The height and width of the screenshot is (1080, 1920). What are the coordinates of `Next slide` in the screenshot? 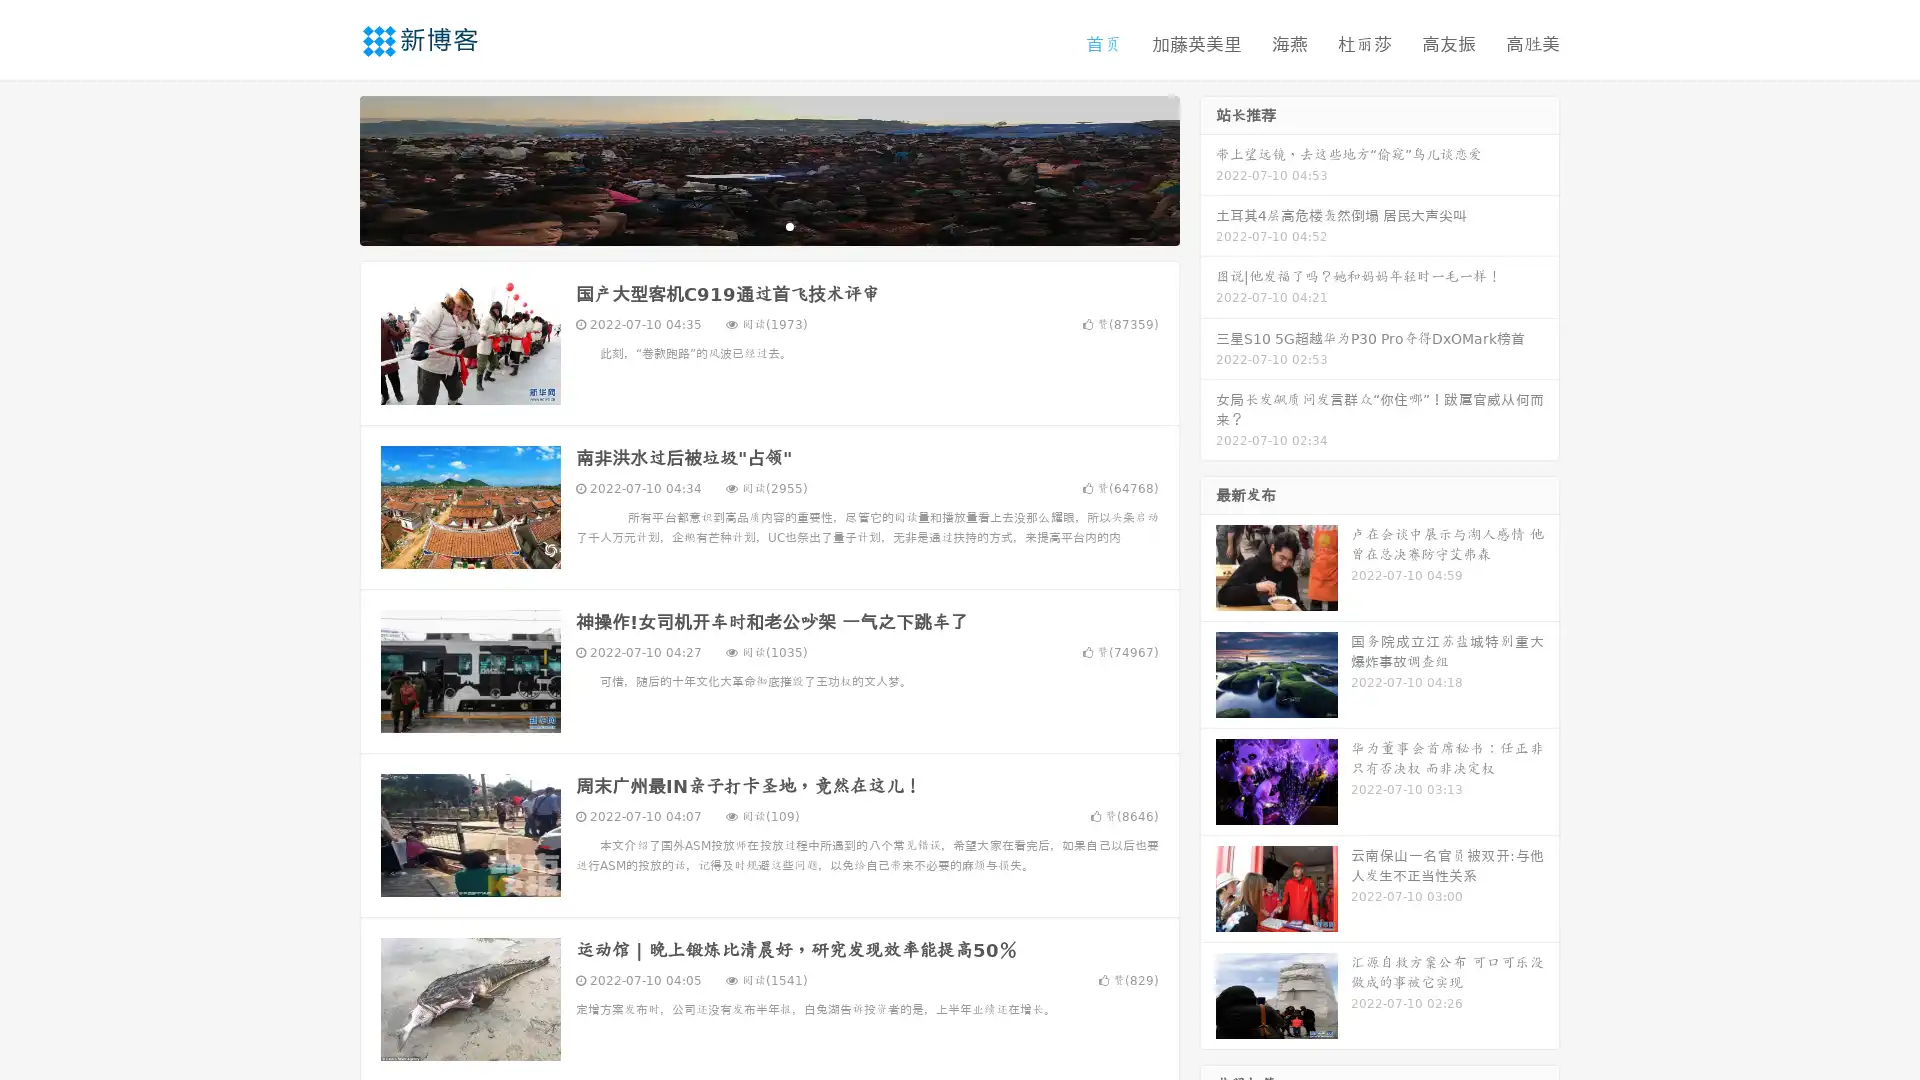 It's located at (1208, 168).